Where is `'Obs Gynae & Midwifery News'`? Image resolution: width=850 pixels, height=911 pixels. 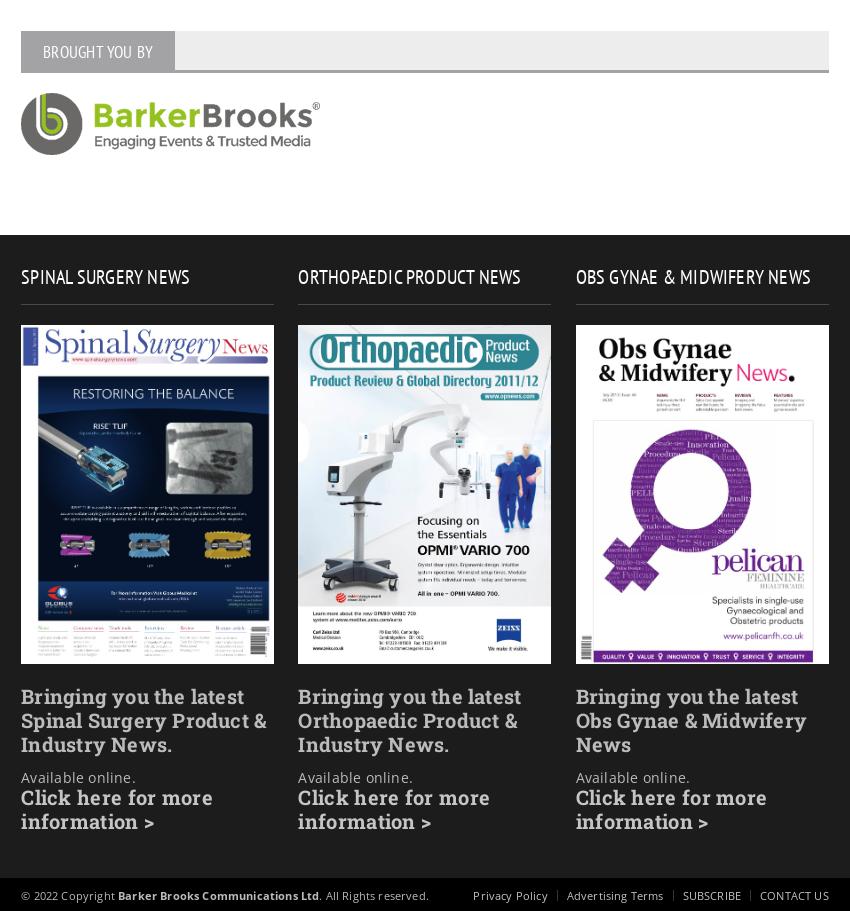 'Obs Gynae & Midwifery News' is located at coordinates (575, 276).